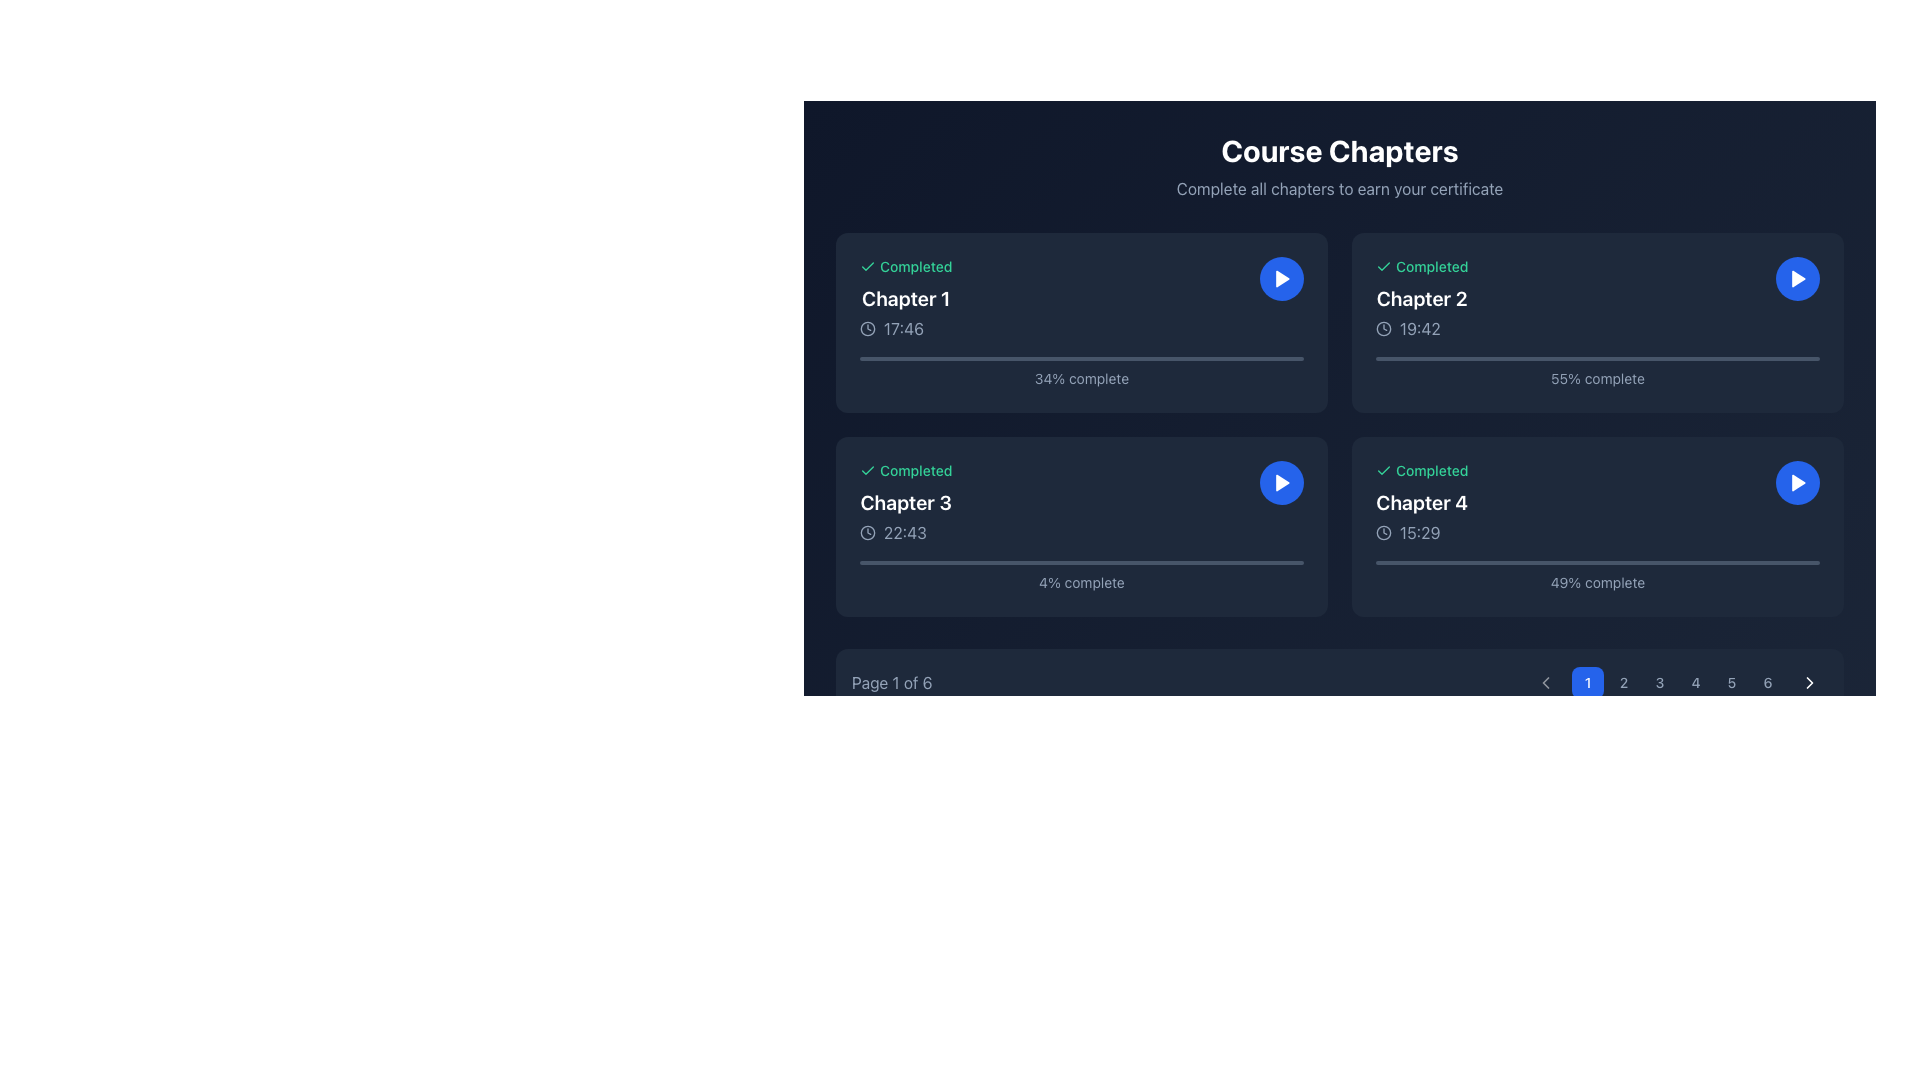  What do you see at coordinates (1281, 278) in the screenshot?
I see `the triangular play icon button enclosed within a circular blue button located at the top-right corner of the 'Chapter 1' content card to observe any tooltip or styling changes` at bounding box center [1281, 278].